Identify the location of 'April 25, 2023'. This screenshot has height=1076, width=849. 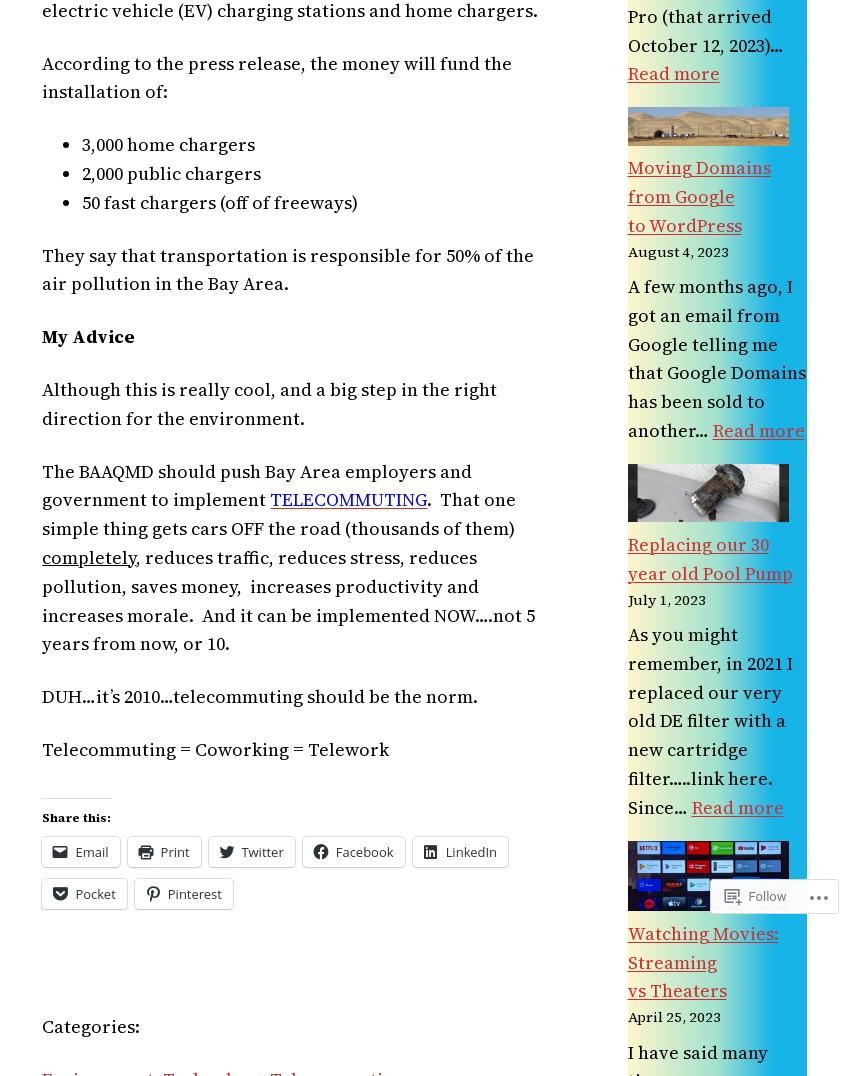
(626, 1016).